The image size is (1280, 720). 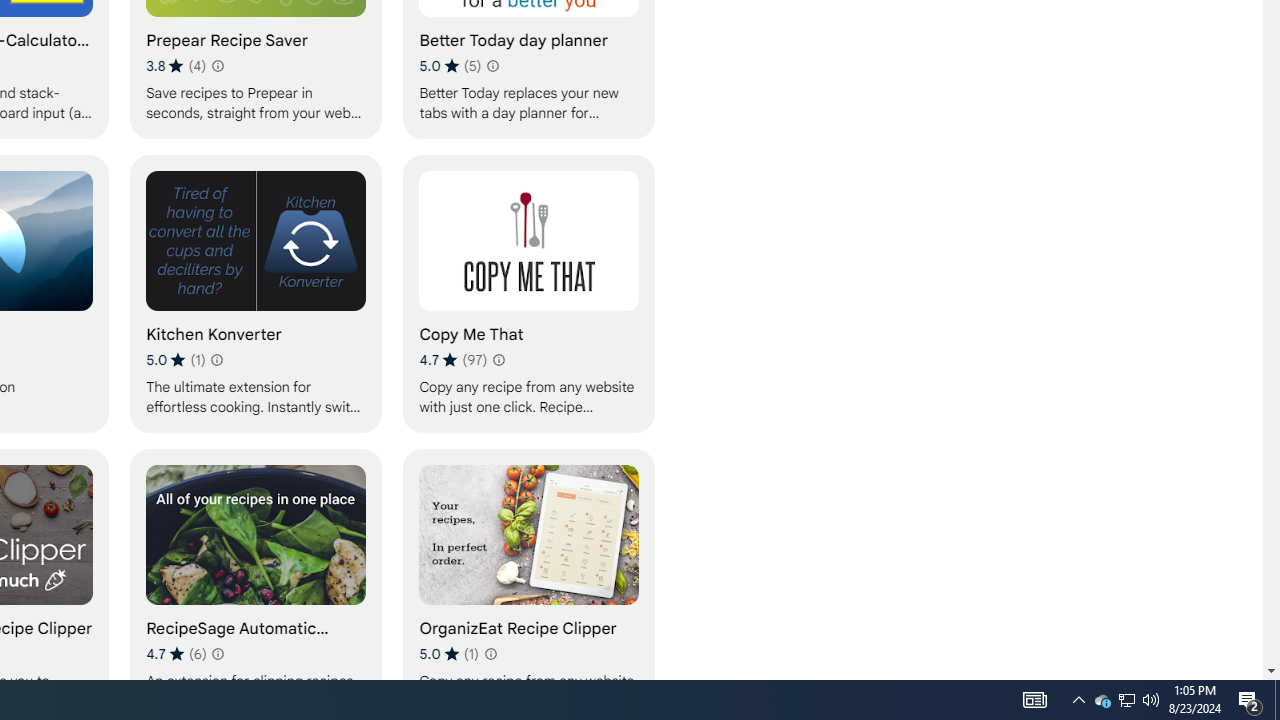 What do you see at coordinates (255, 293) in the screenshot?
I see `'Kitchen Konverter'` at bounding box center [255, 293].